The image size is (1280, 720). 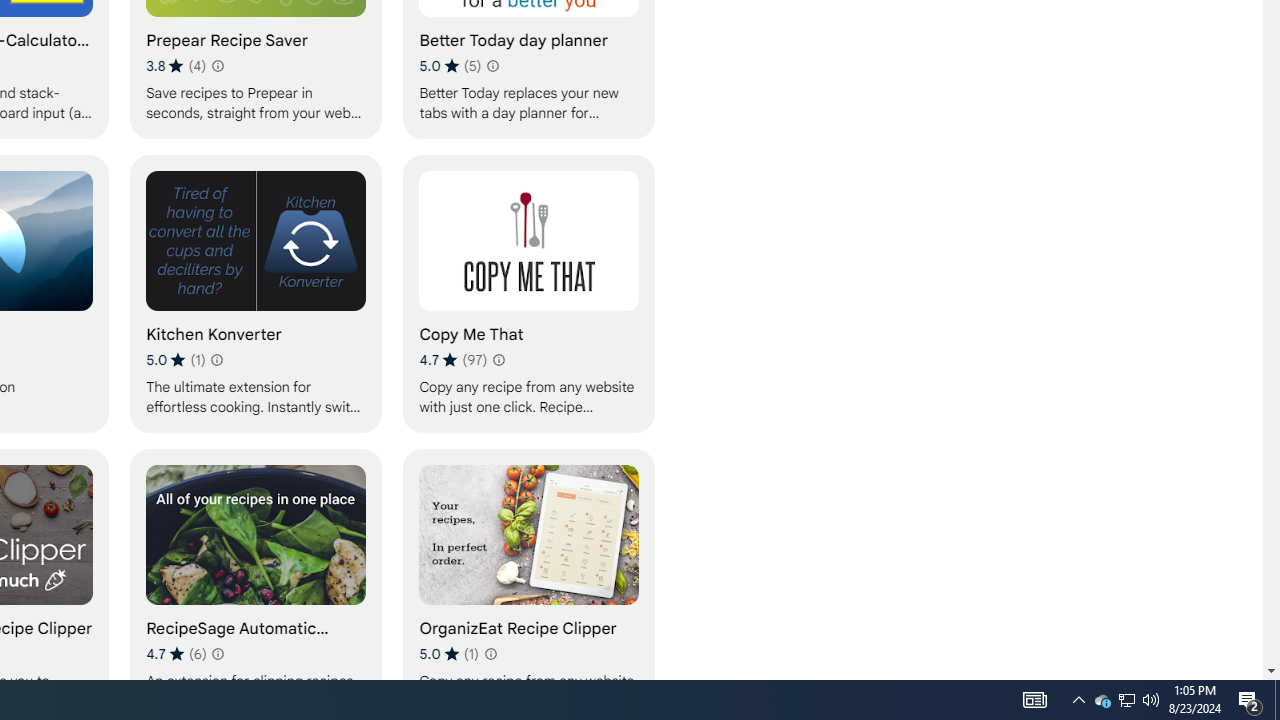 What do you see at coordinates (255, 293) in the screenshot?
I see `'Kitchen Konverter'` at bounding box center [255, 293].